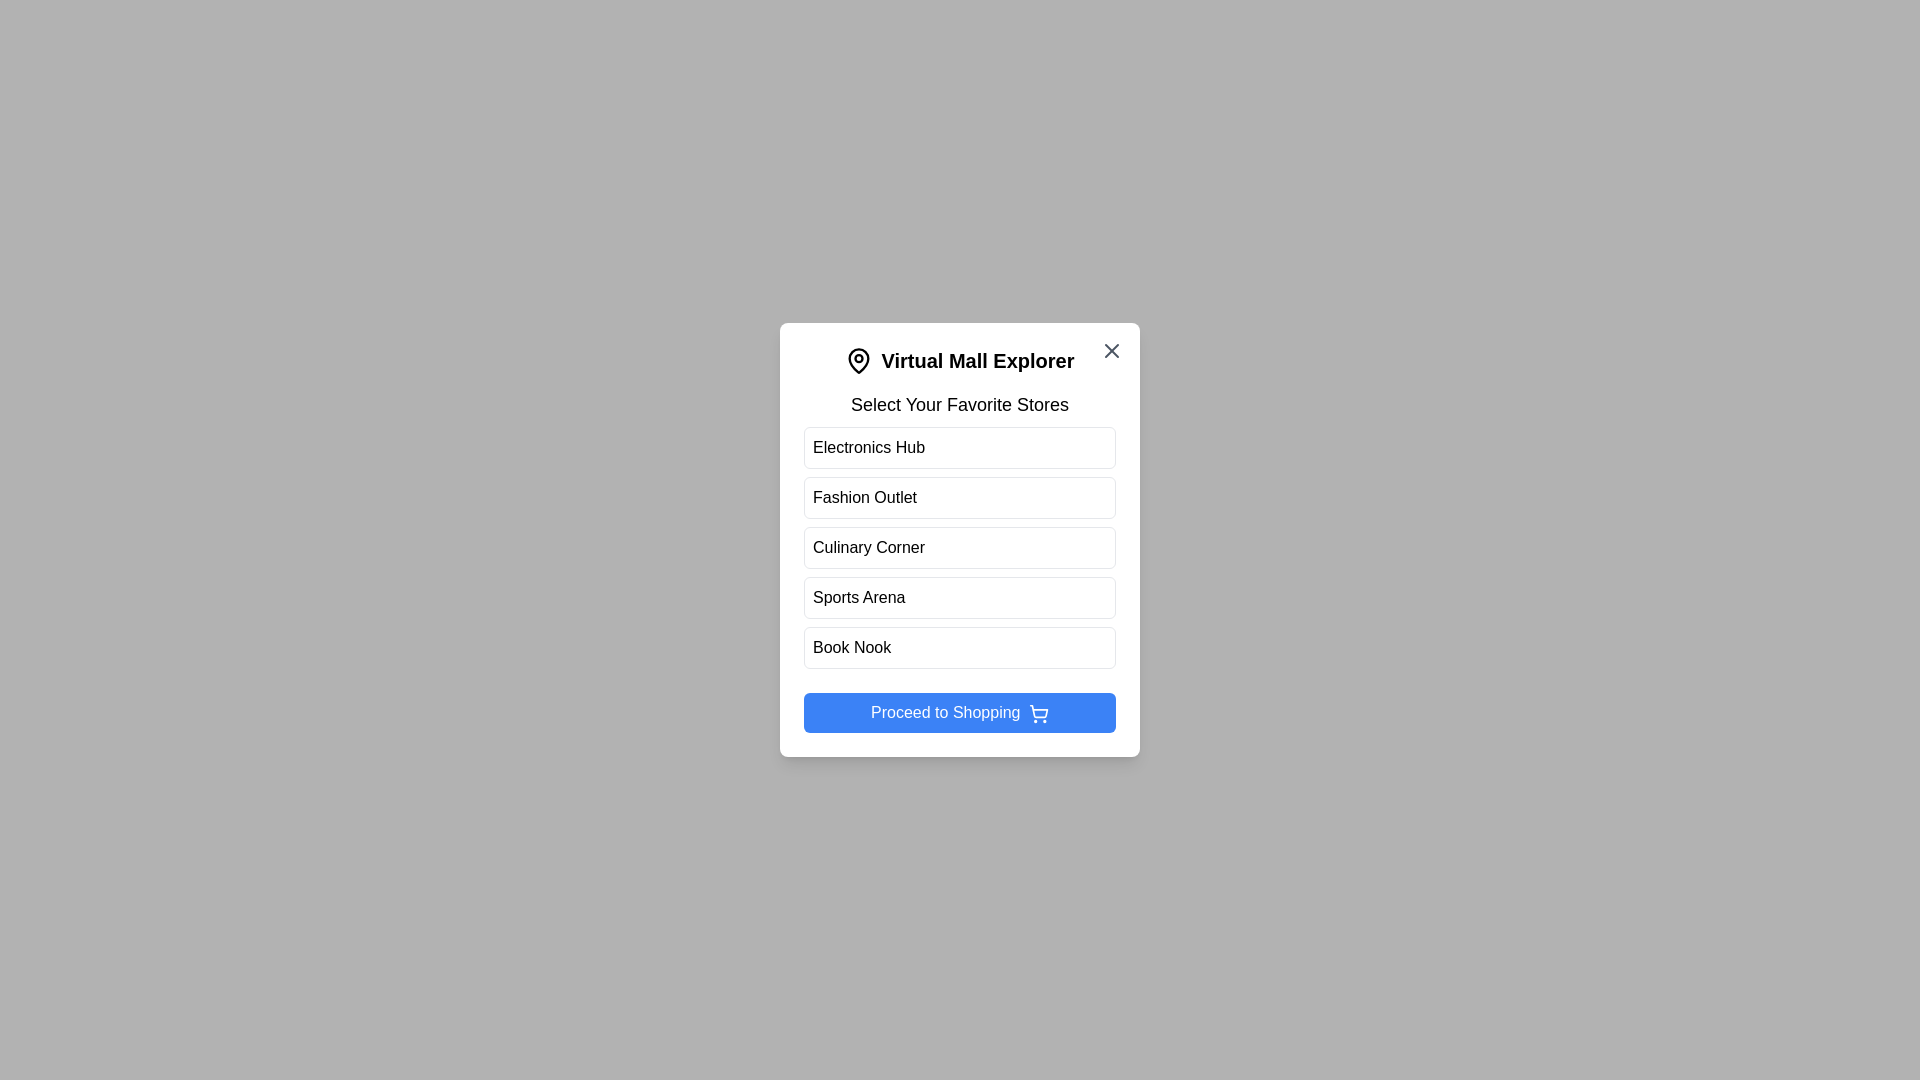 The width and height of the screenshot is (1920, 1080). I want to click on the text label 'Culinary Corner' which is the third option in the list displayed under 'Select Your Favorite Stores', so click(868, 547).